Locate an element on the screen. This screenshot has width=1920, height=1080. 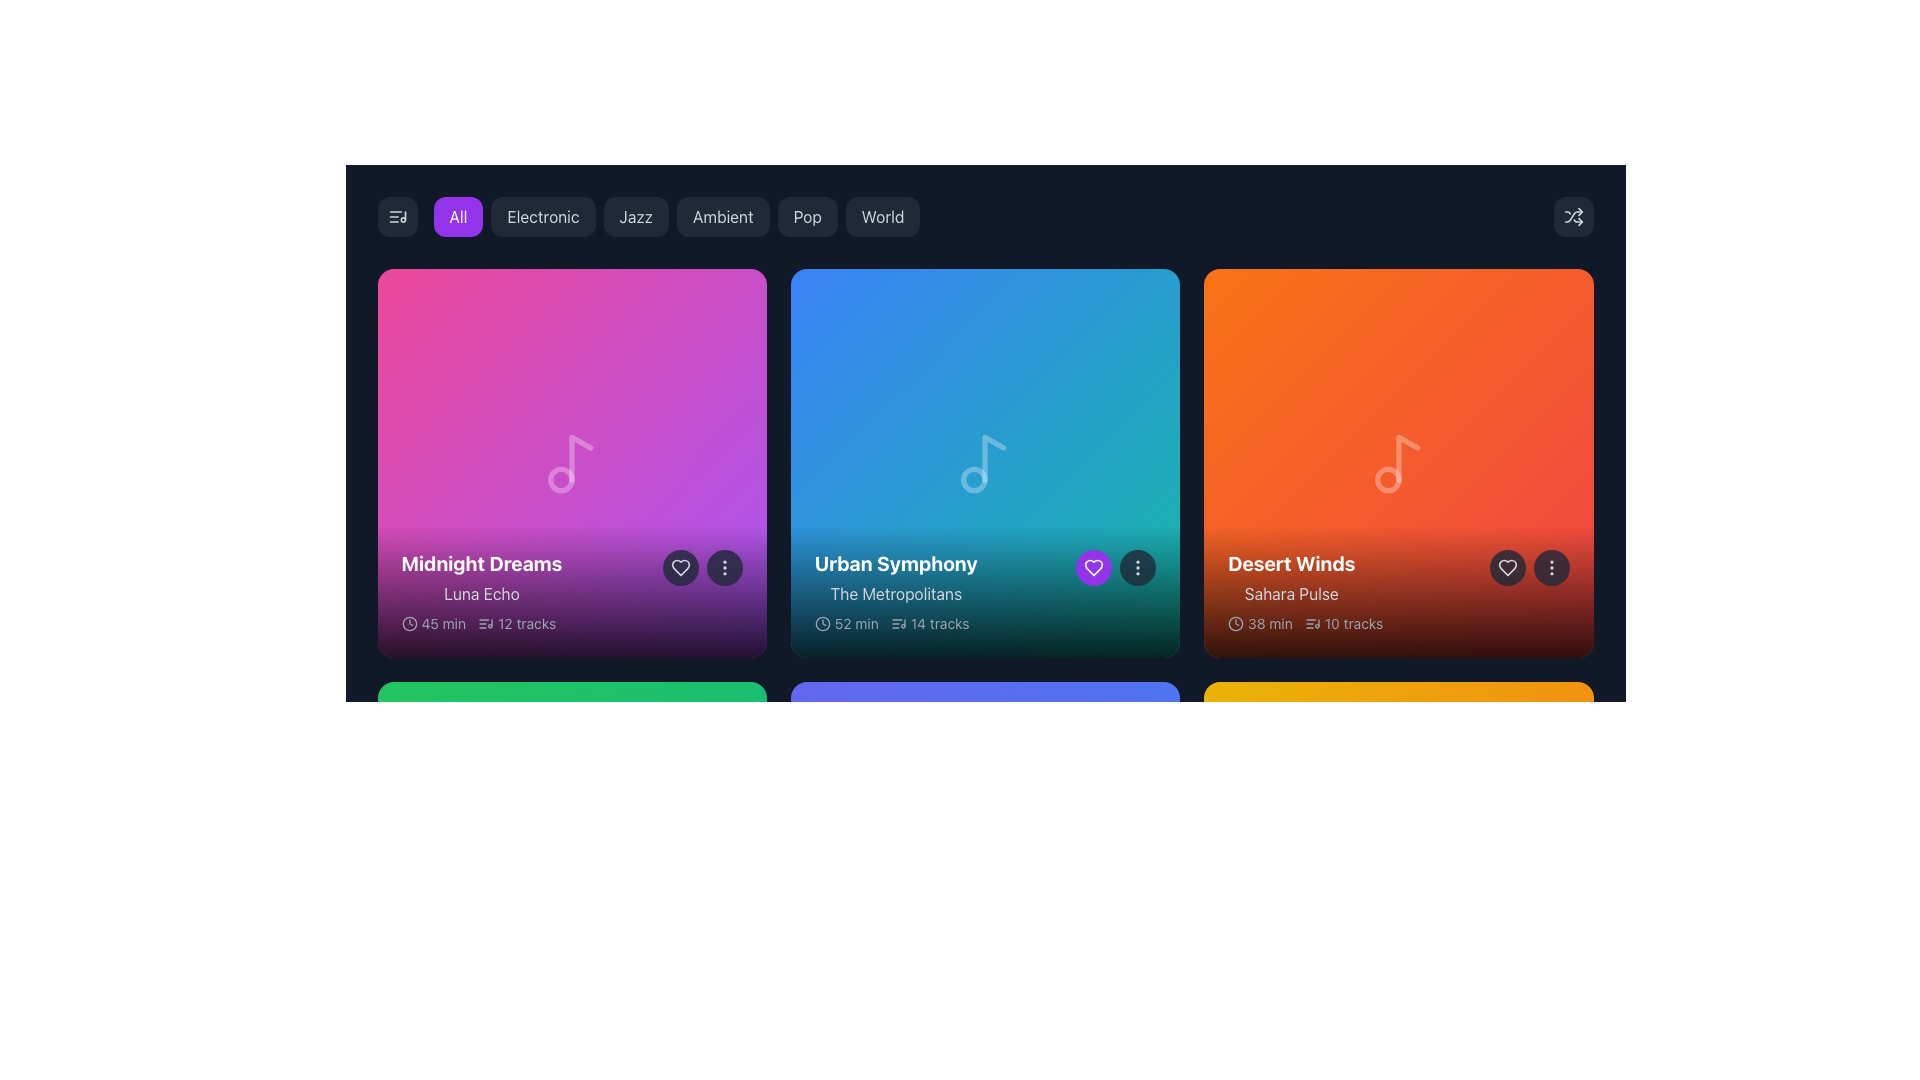
the heart icon located in the bottom-right corner of the 'Desert Winds' music card to mark the item as a favorite is located at coordinates (1507, 568).